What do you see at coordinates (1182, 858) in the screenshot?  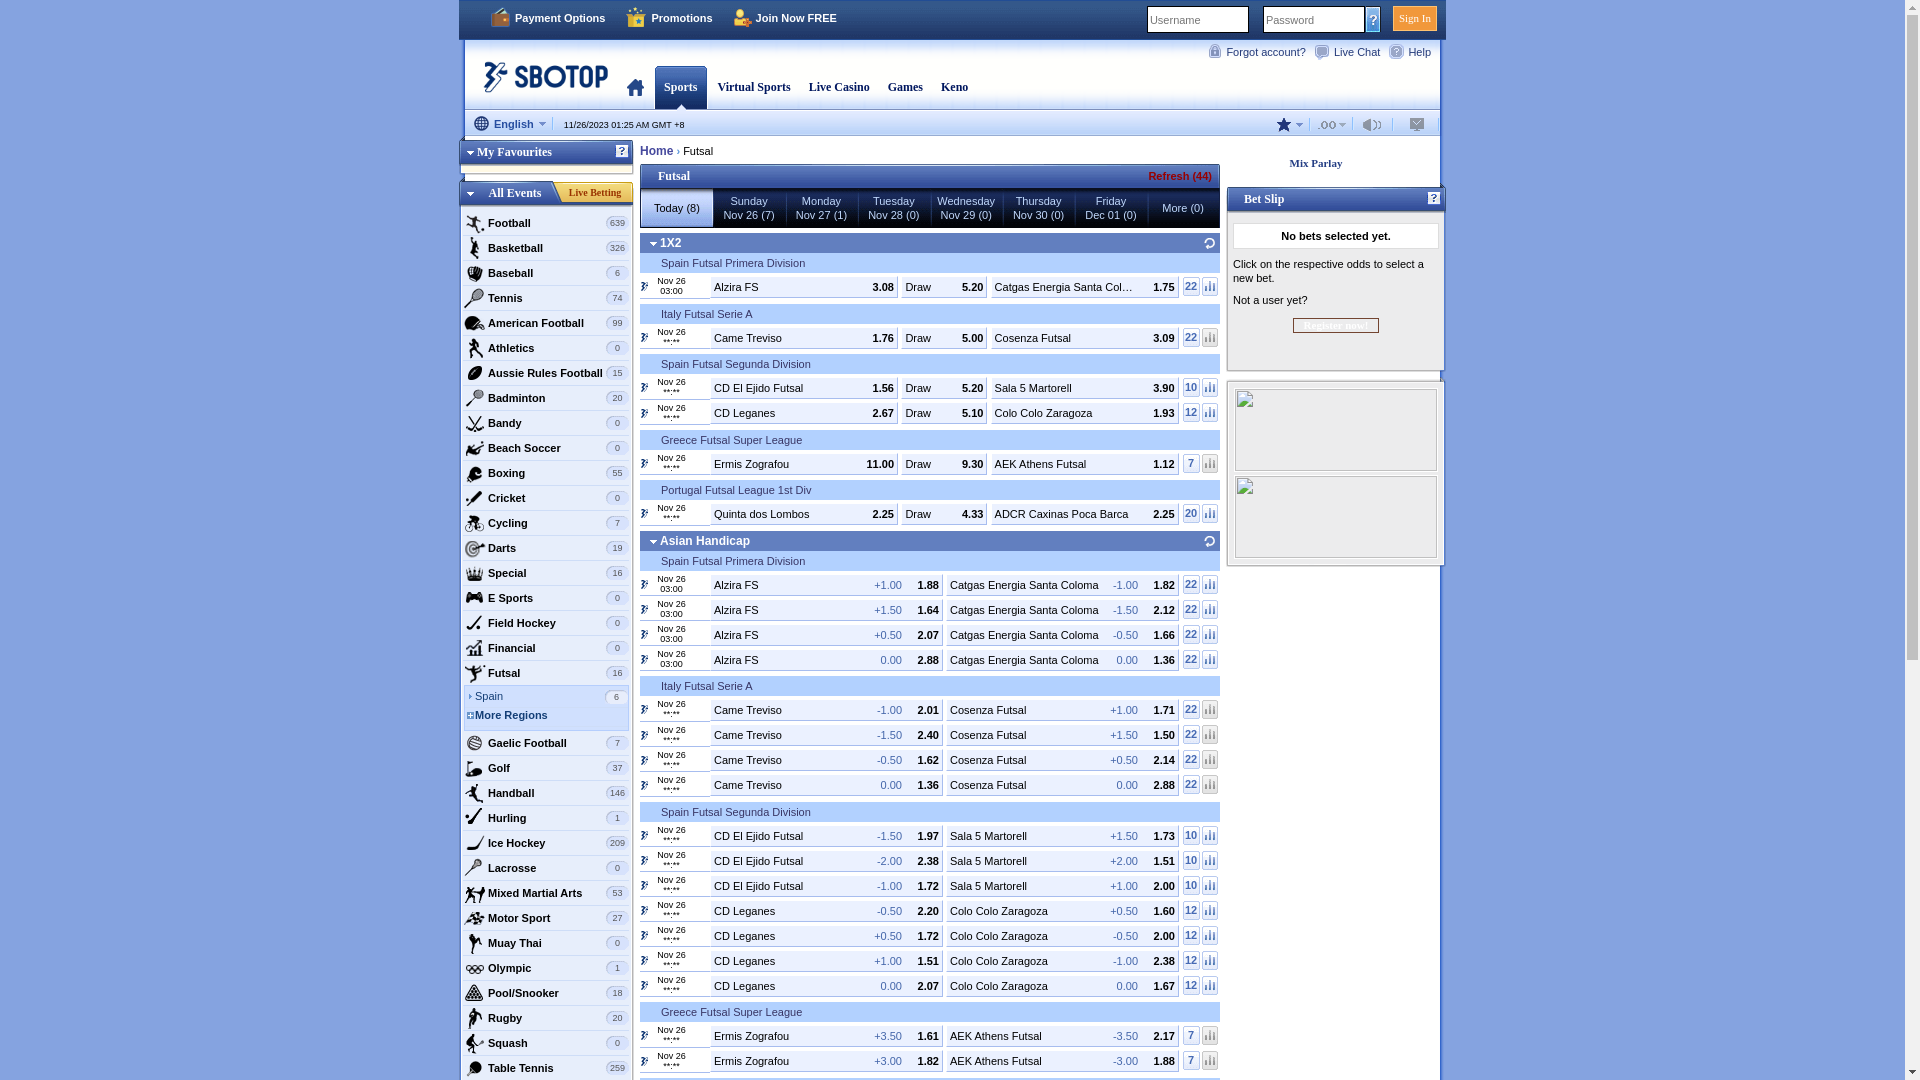 I see `'10'` at bounding box center [1182, 858].